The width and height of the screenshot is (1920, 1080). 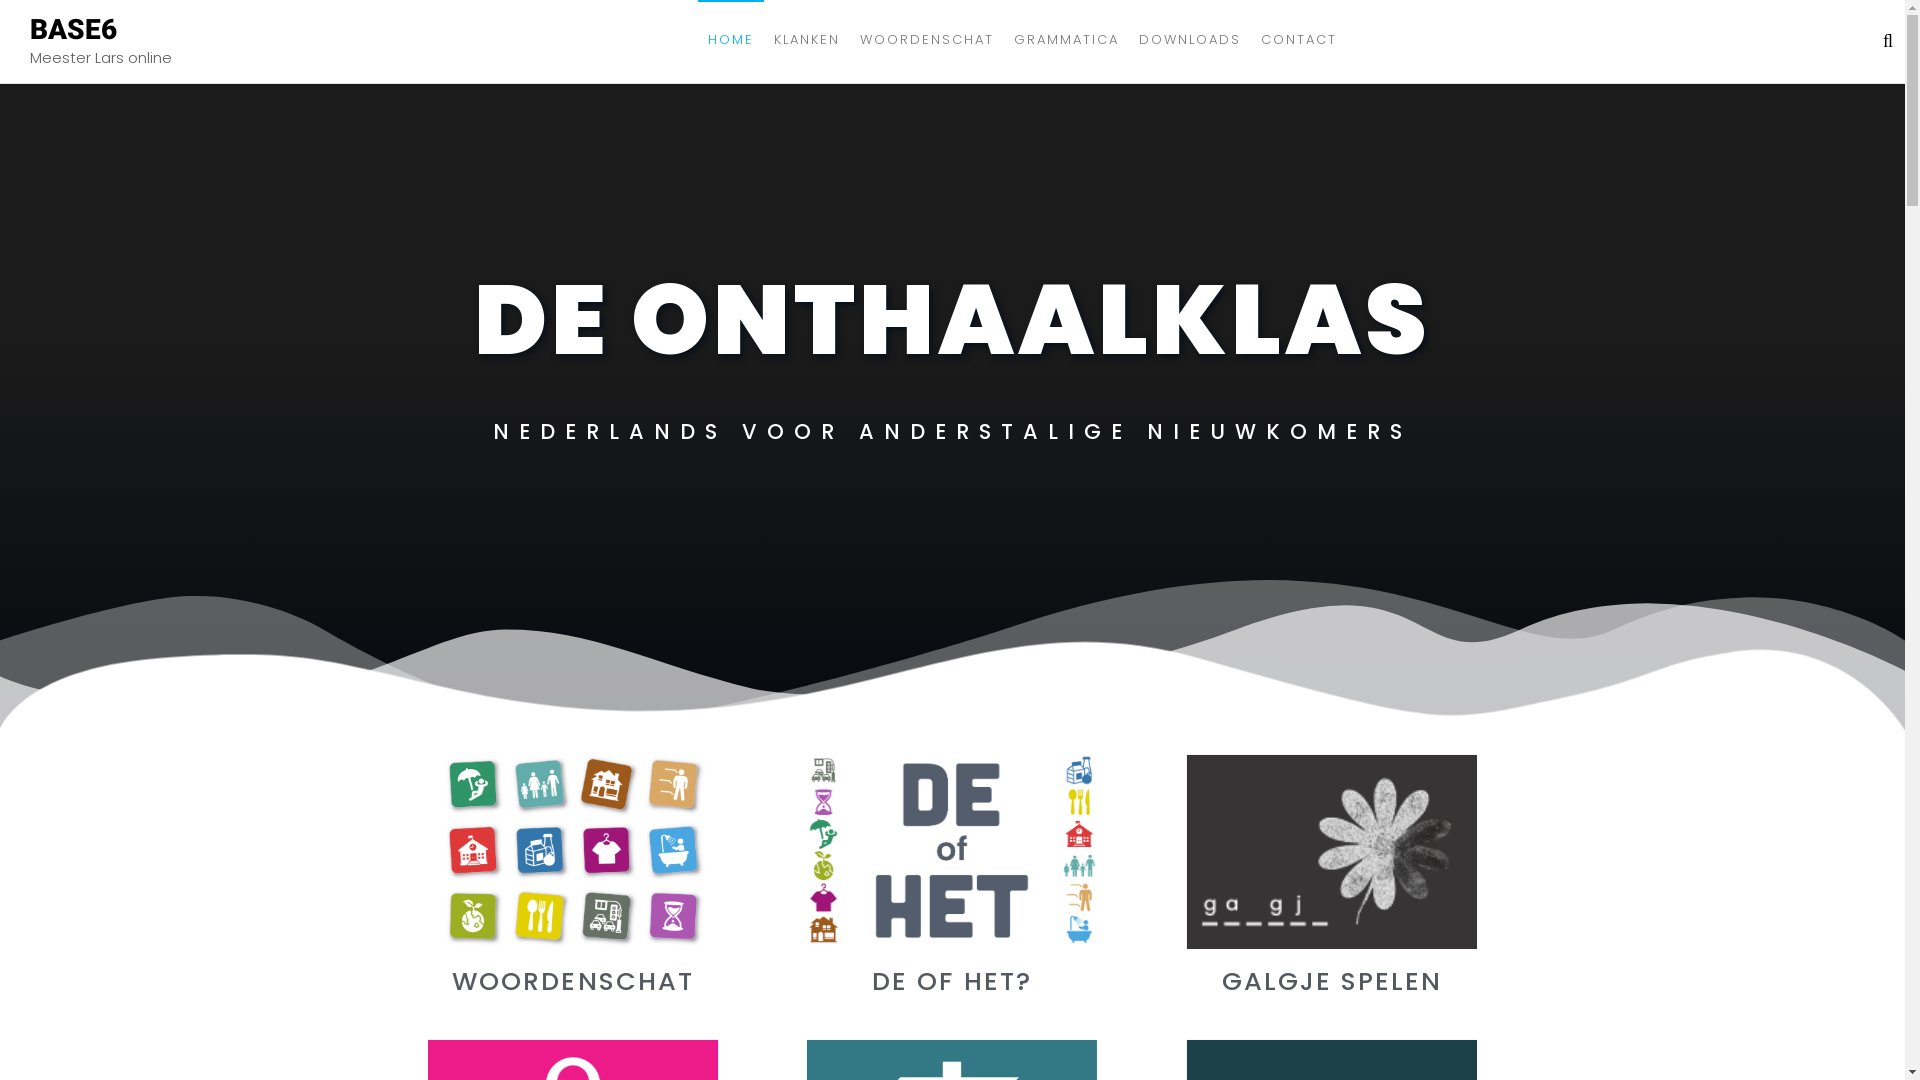 What do you see at coordinates (1128, 39) in the screenshot?
I see `'DOWNLOADS'` at bounding box center [1128, 39].